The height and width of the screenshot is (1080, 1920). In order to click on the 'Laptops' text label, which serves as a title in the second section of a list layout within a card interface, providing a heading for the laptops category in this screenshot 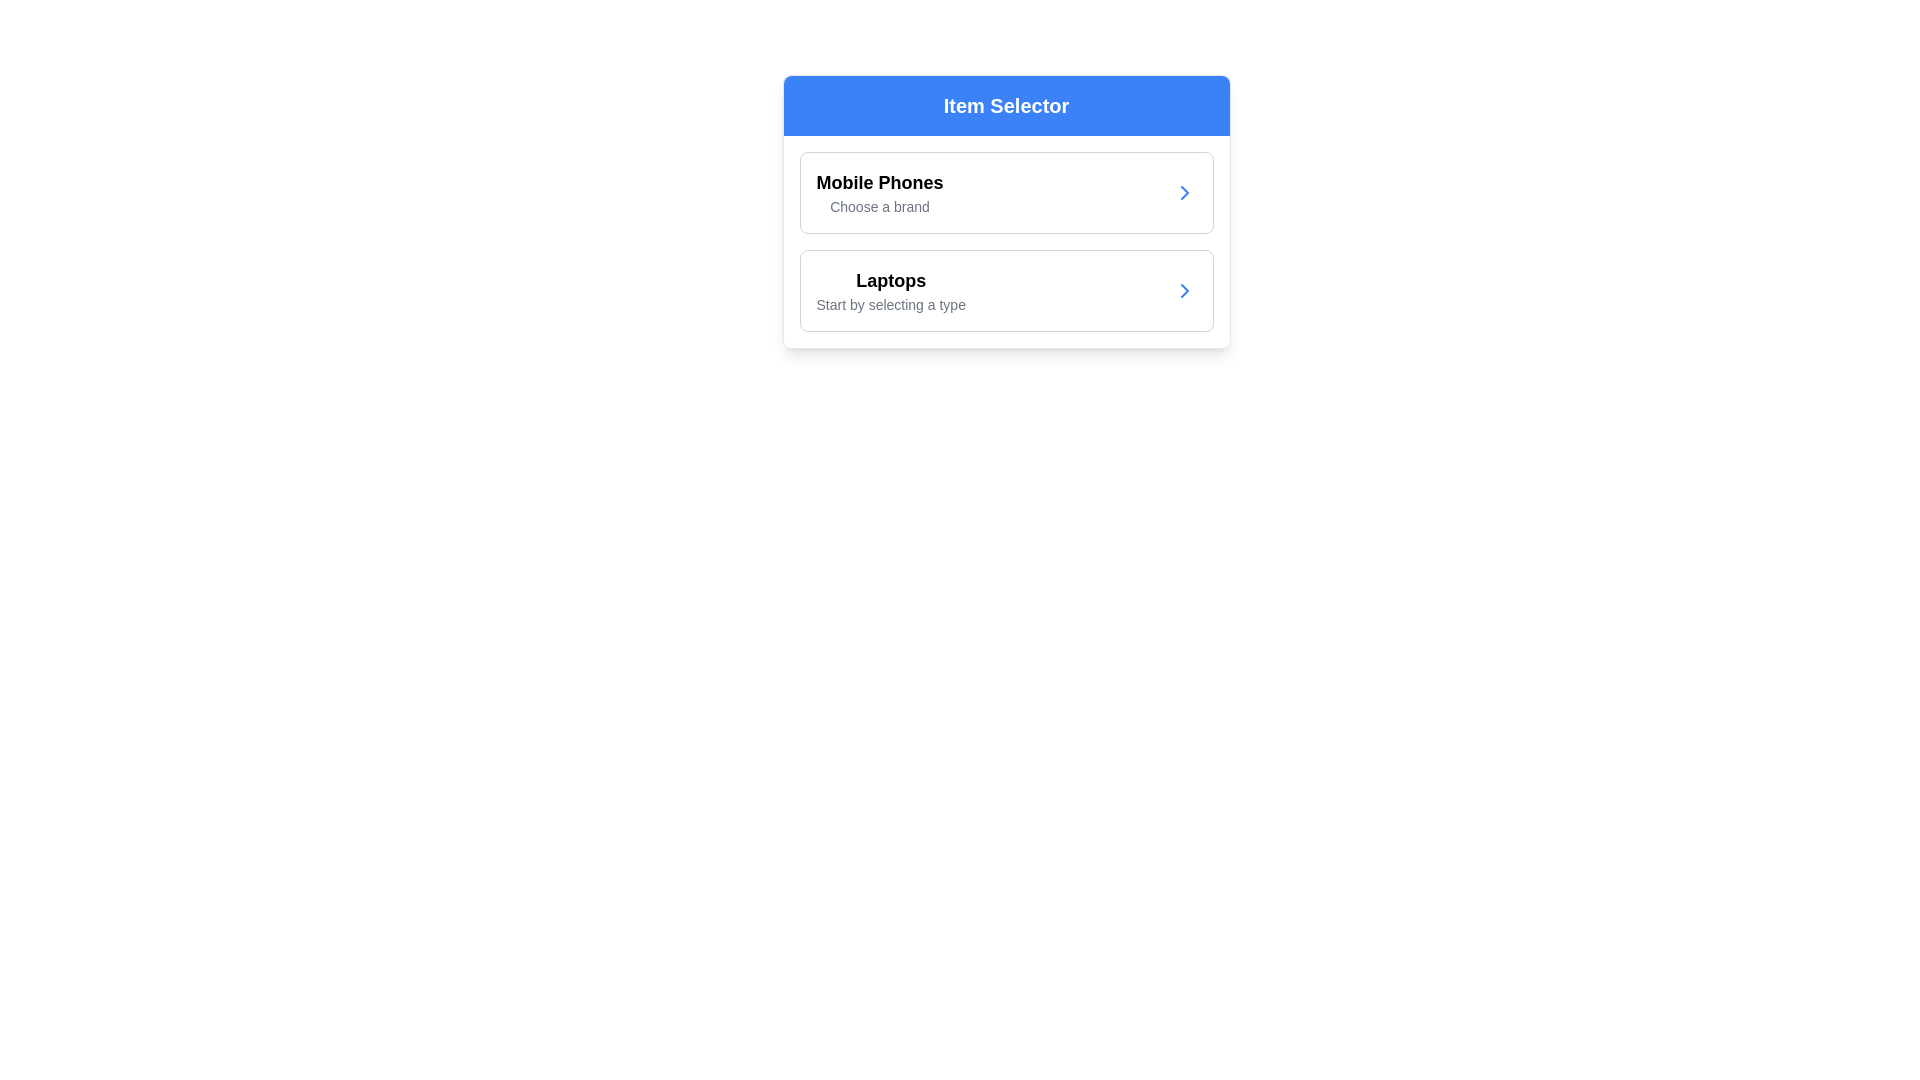, I will do `click(890, 281)`.